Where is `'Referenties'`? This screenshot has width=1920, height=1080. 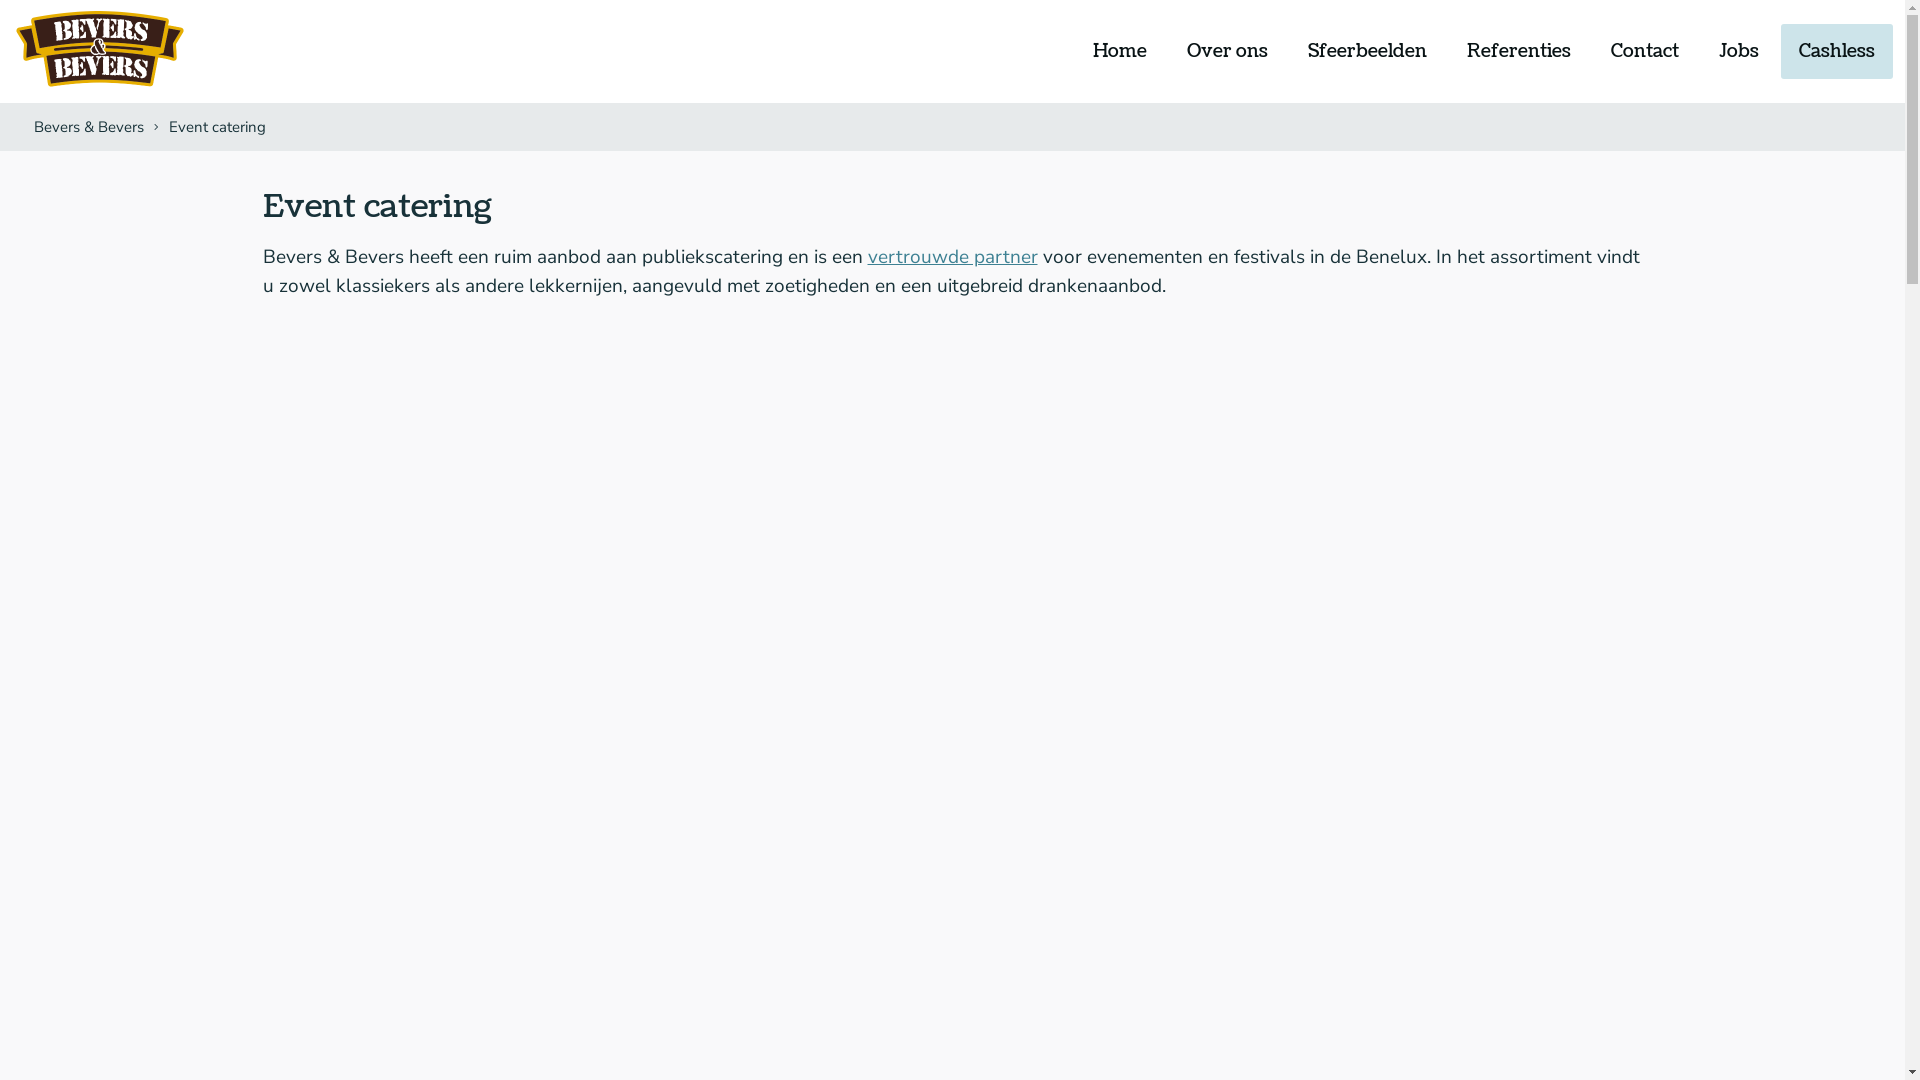 'Referenties' is located at coordinates (1518, 50).